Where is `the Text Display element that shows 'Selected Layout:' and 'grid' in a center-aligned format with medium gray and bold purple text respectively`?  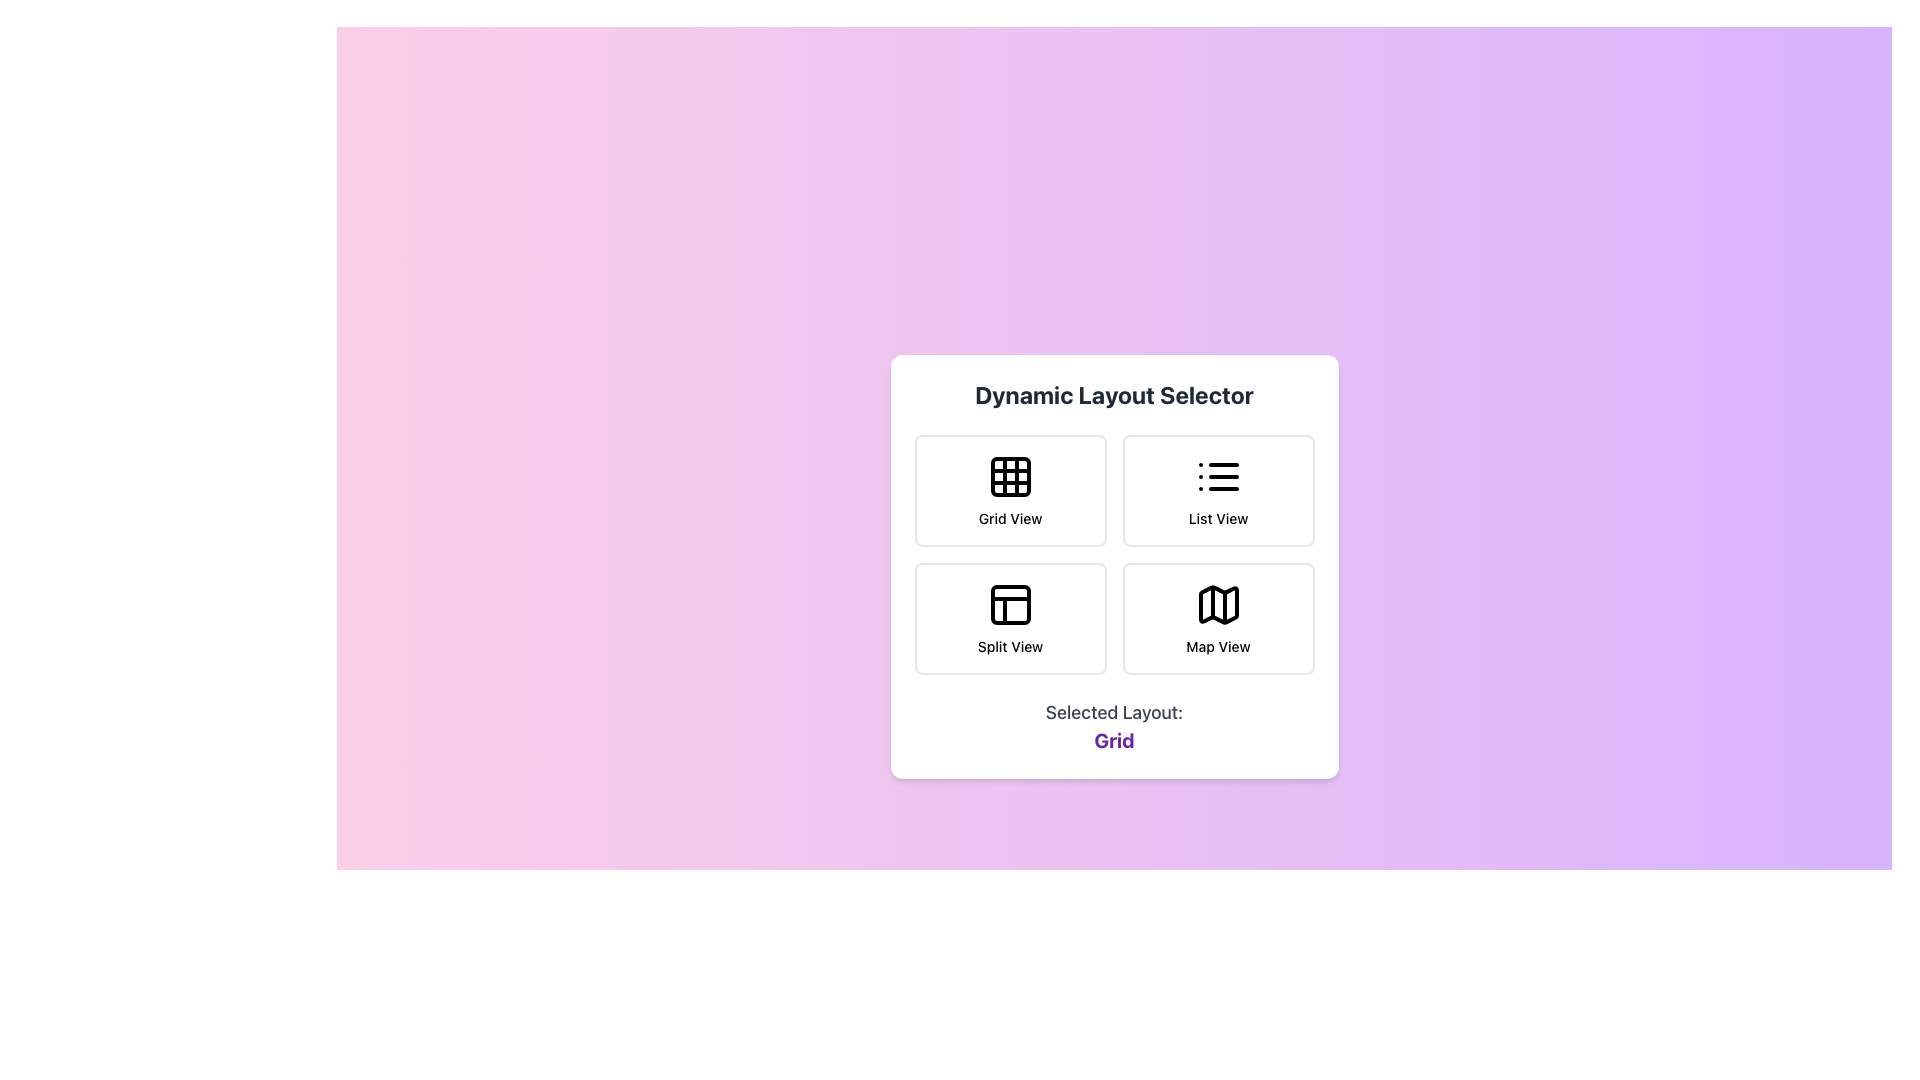 the Text Display element that shows 'Selected Layout:' and 'grid' in a center-aligned format with medium gray and bold purple text respectively is located at coordinates (1113, 726).